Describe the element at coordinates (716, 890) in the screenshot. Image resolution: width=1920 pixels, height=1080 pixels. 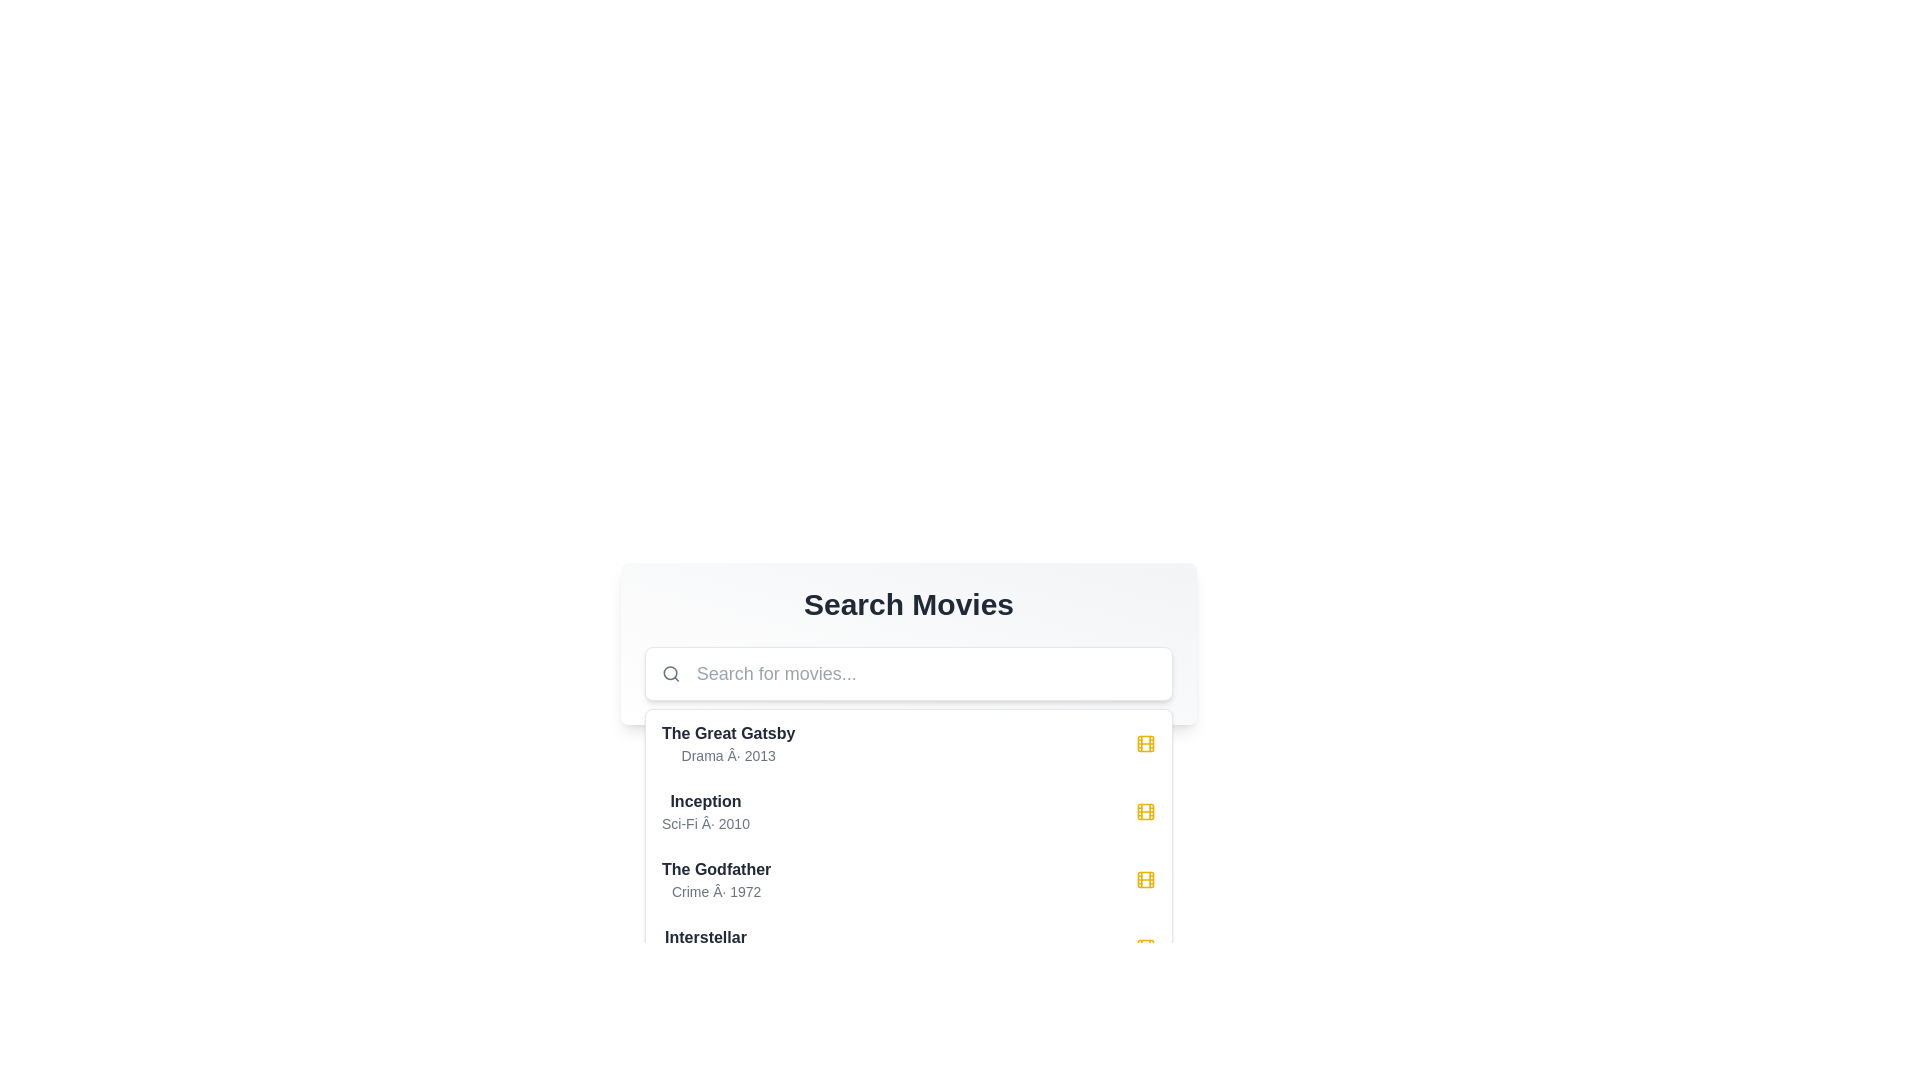
I see `informational Text label that provides details about the genre and release year of the movie 'The Godfather' for further metadata` at that location.